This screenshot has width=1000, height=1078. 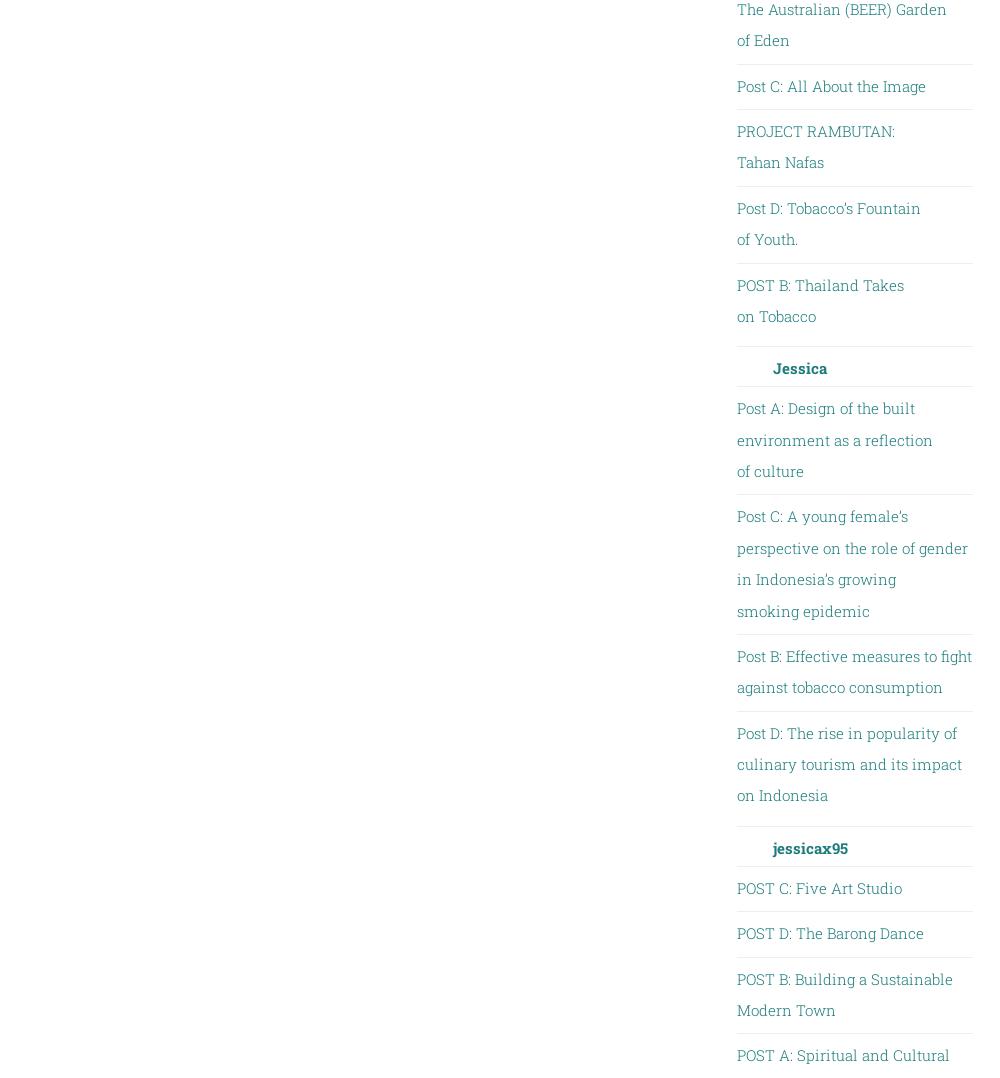 I want to click on 'Post C: A young female’s perspective on the role of gender in Indonesia’s growing smoking epidemic', so click(x=850, y=562).